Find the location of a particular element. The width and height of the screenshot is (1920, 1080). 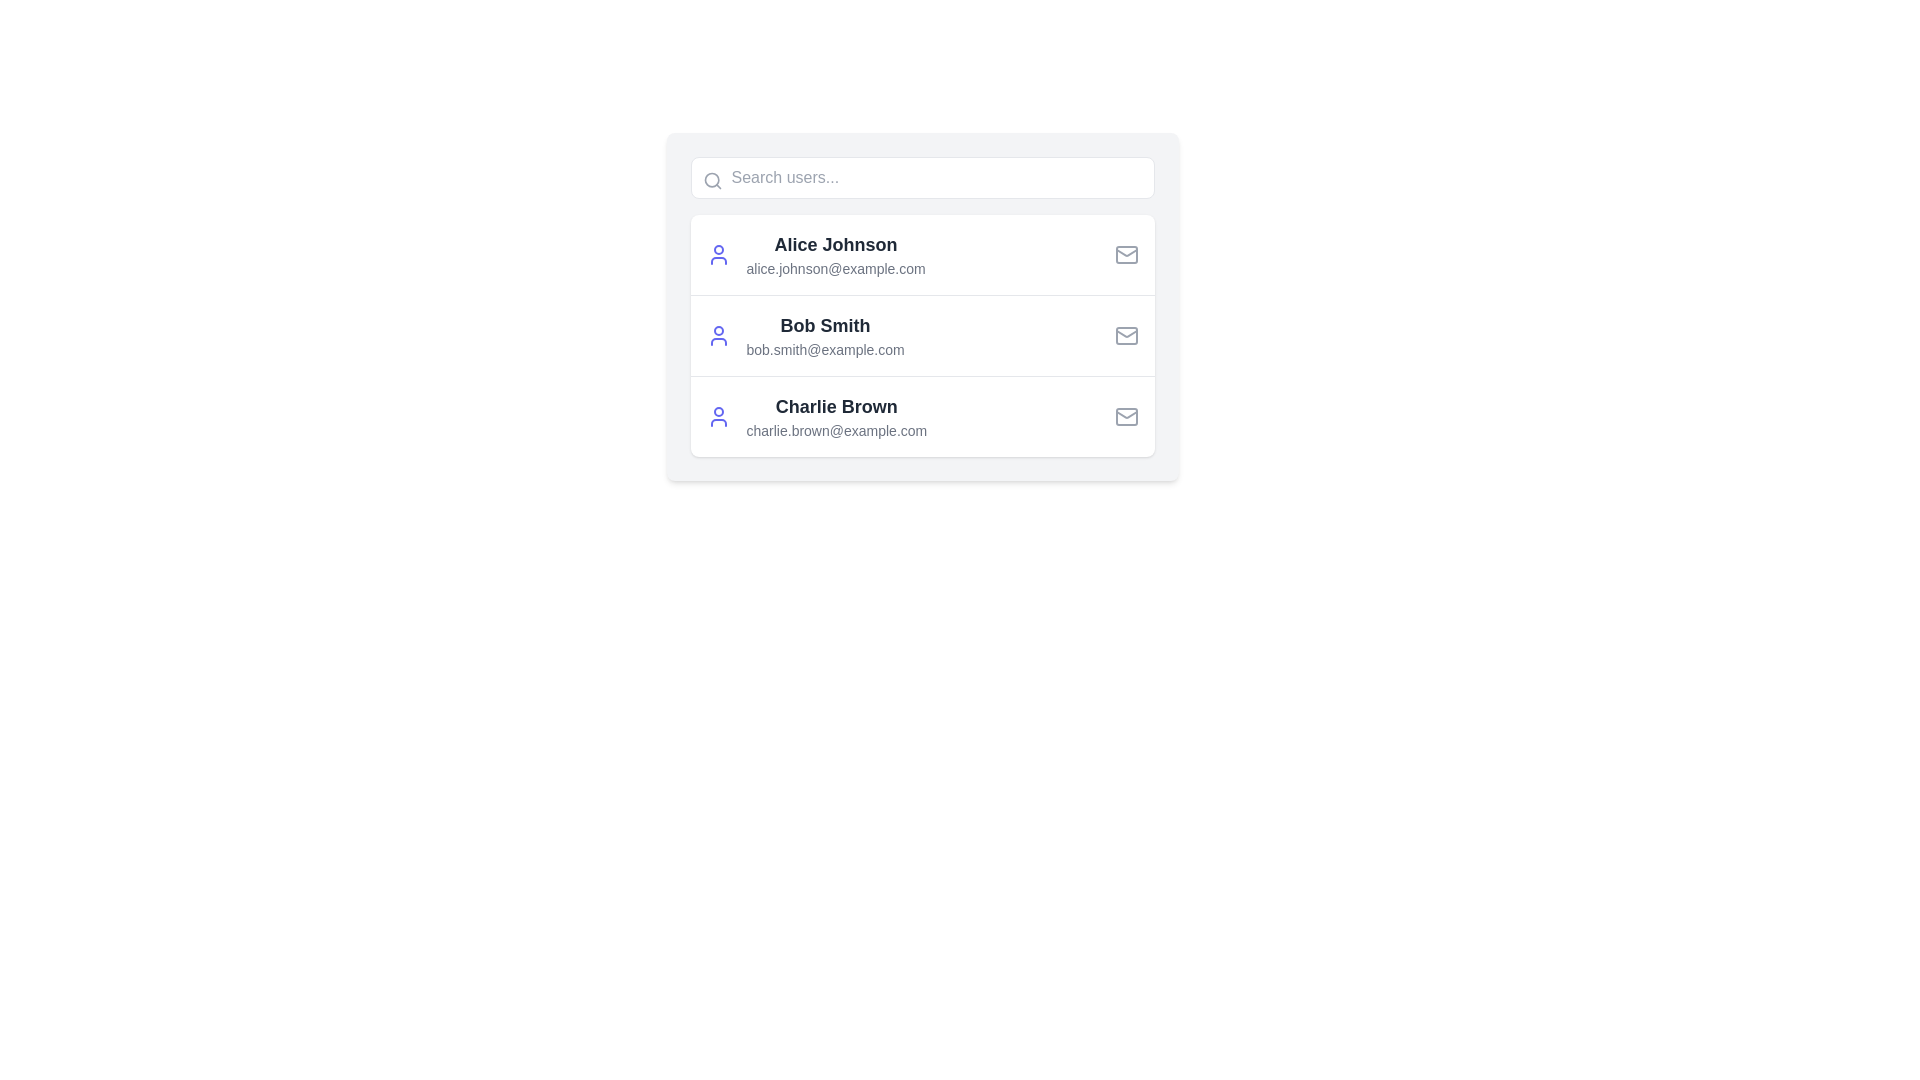

the static text label displaying 'charlie.brown@example.com', which is styled in gray and positioned below the name 'Charlie Brown' is located at coordinates (836, 430).